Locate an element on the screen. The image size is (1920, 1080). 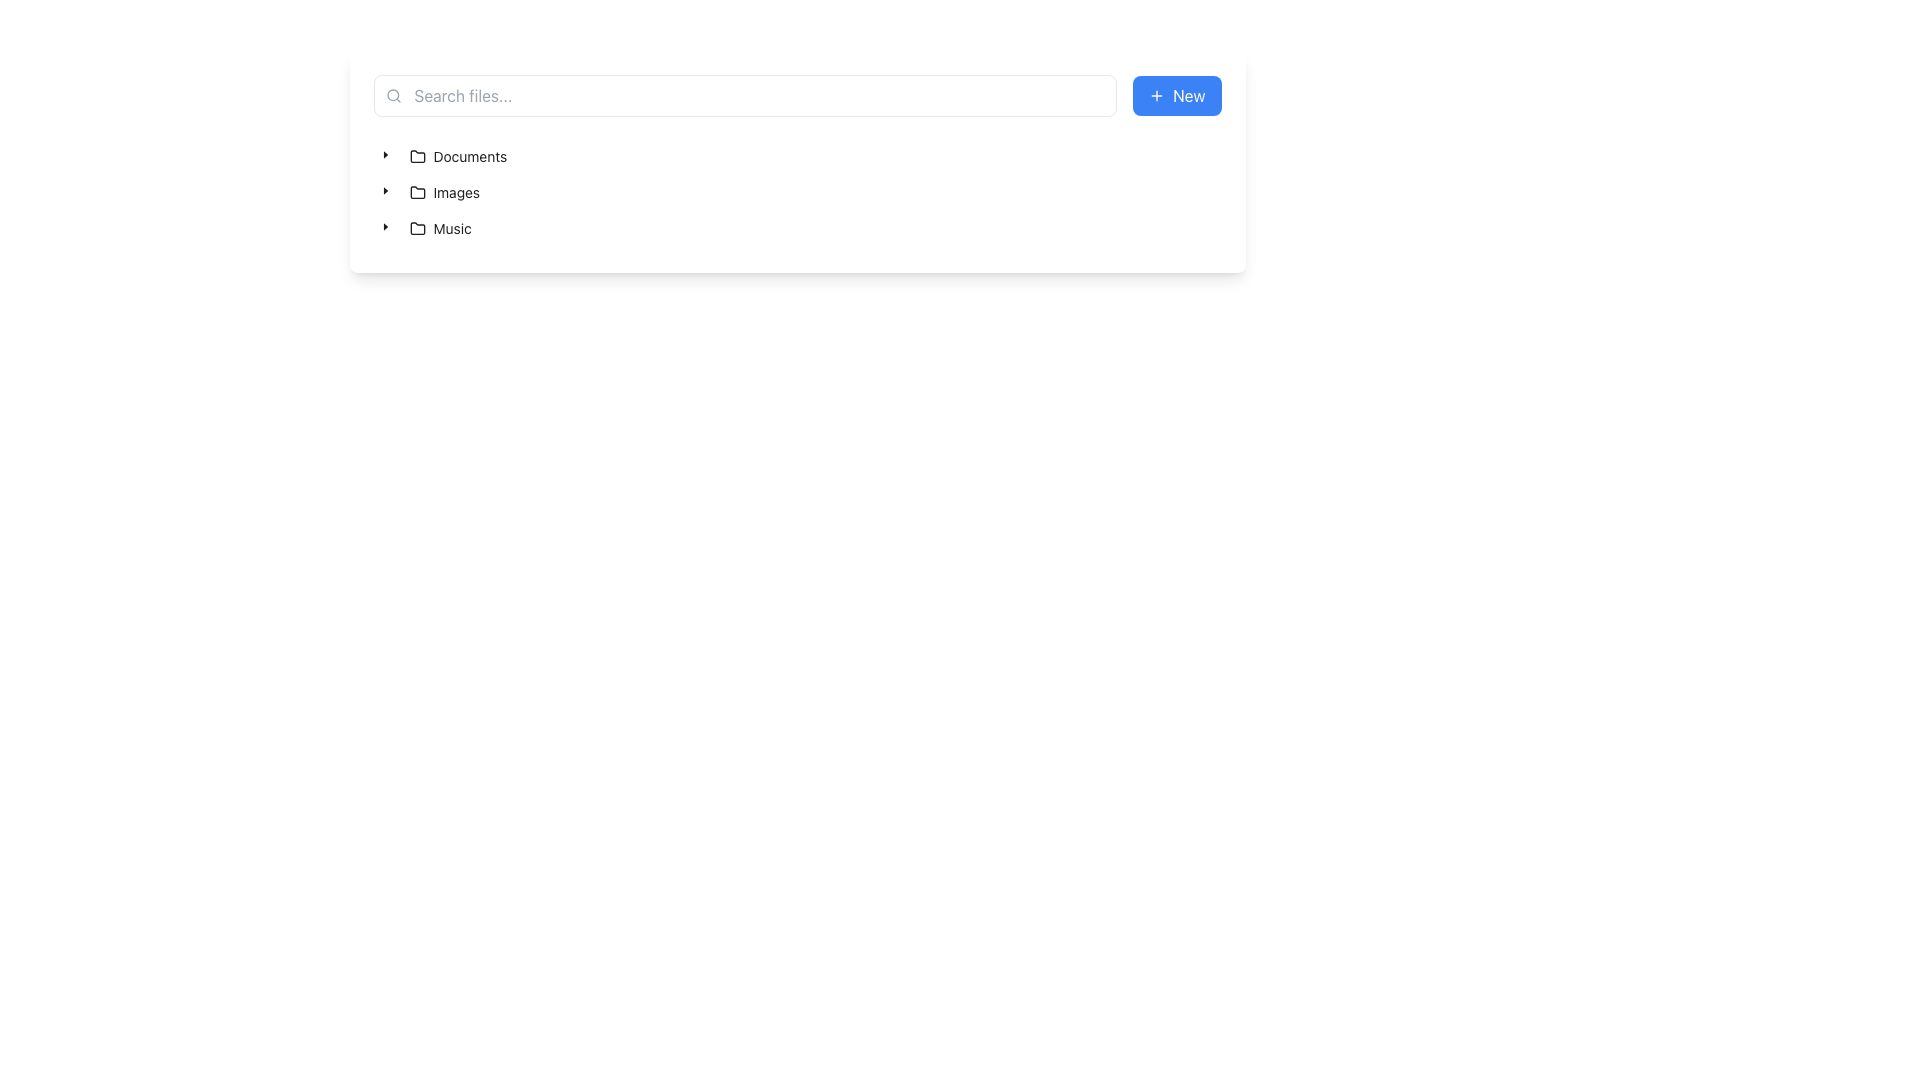
the interactive toggler icon to the left of the 'Documents' text label is located at coordinates (385, 154).